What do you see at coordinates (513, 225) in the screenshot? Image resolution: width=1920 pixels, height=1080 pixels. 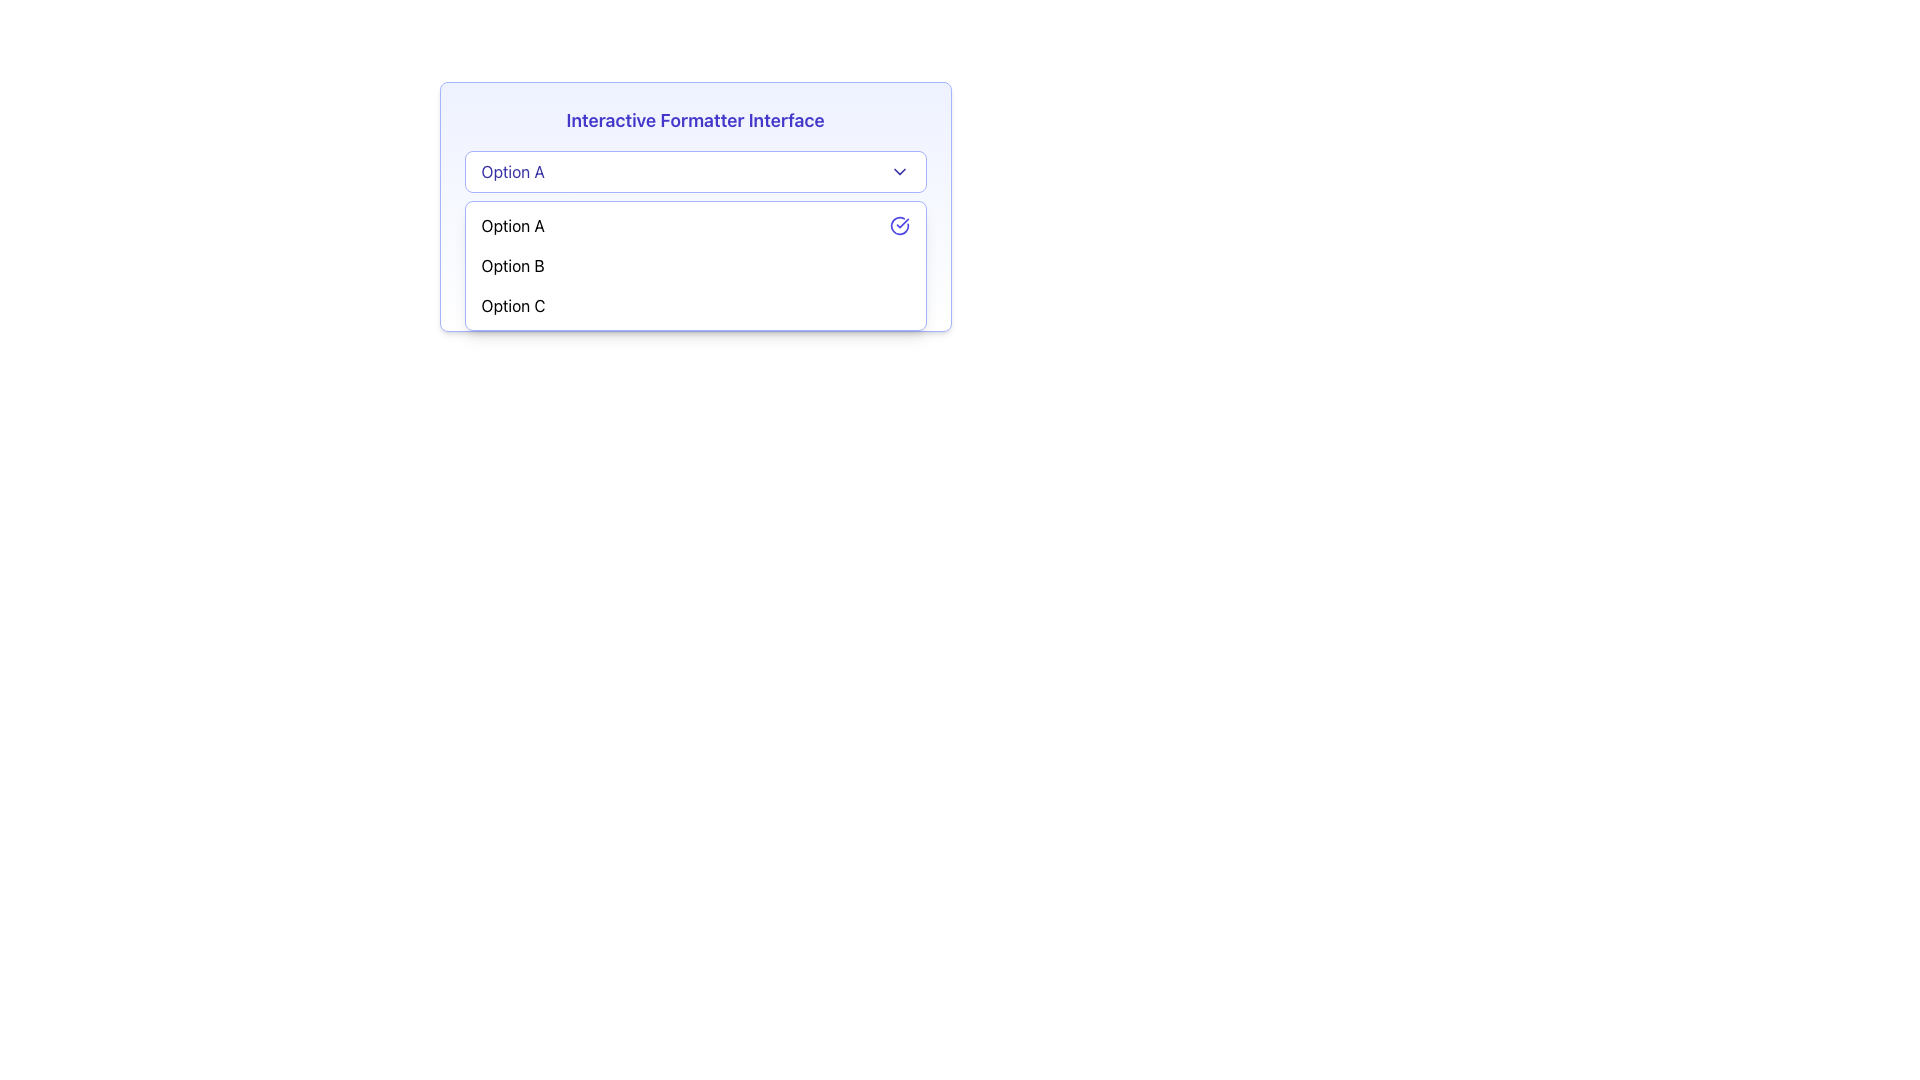 I see `the first option in the dropdown menu labeled 'Option A'` at bounding box center [513, 225].